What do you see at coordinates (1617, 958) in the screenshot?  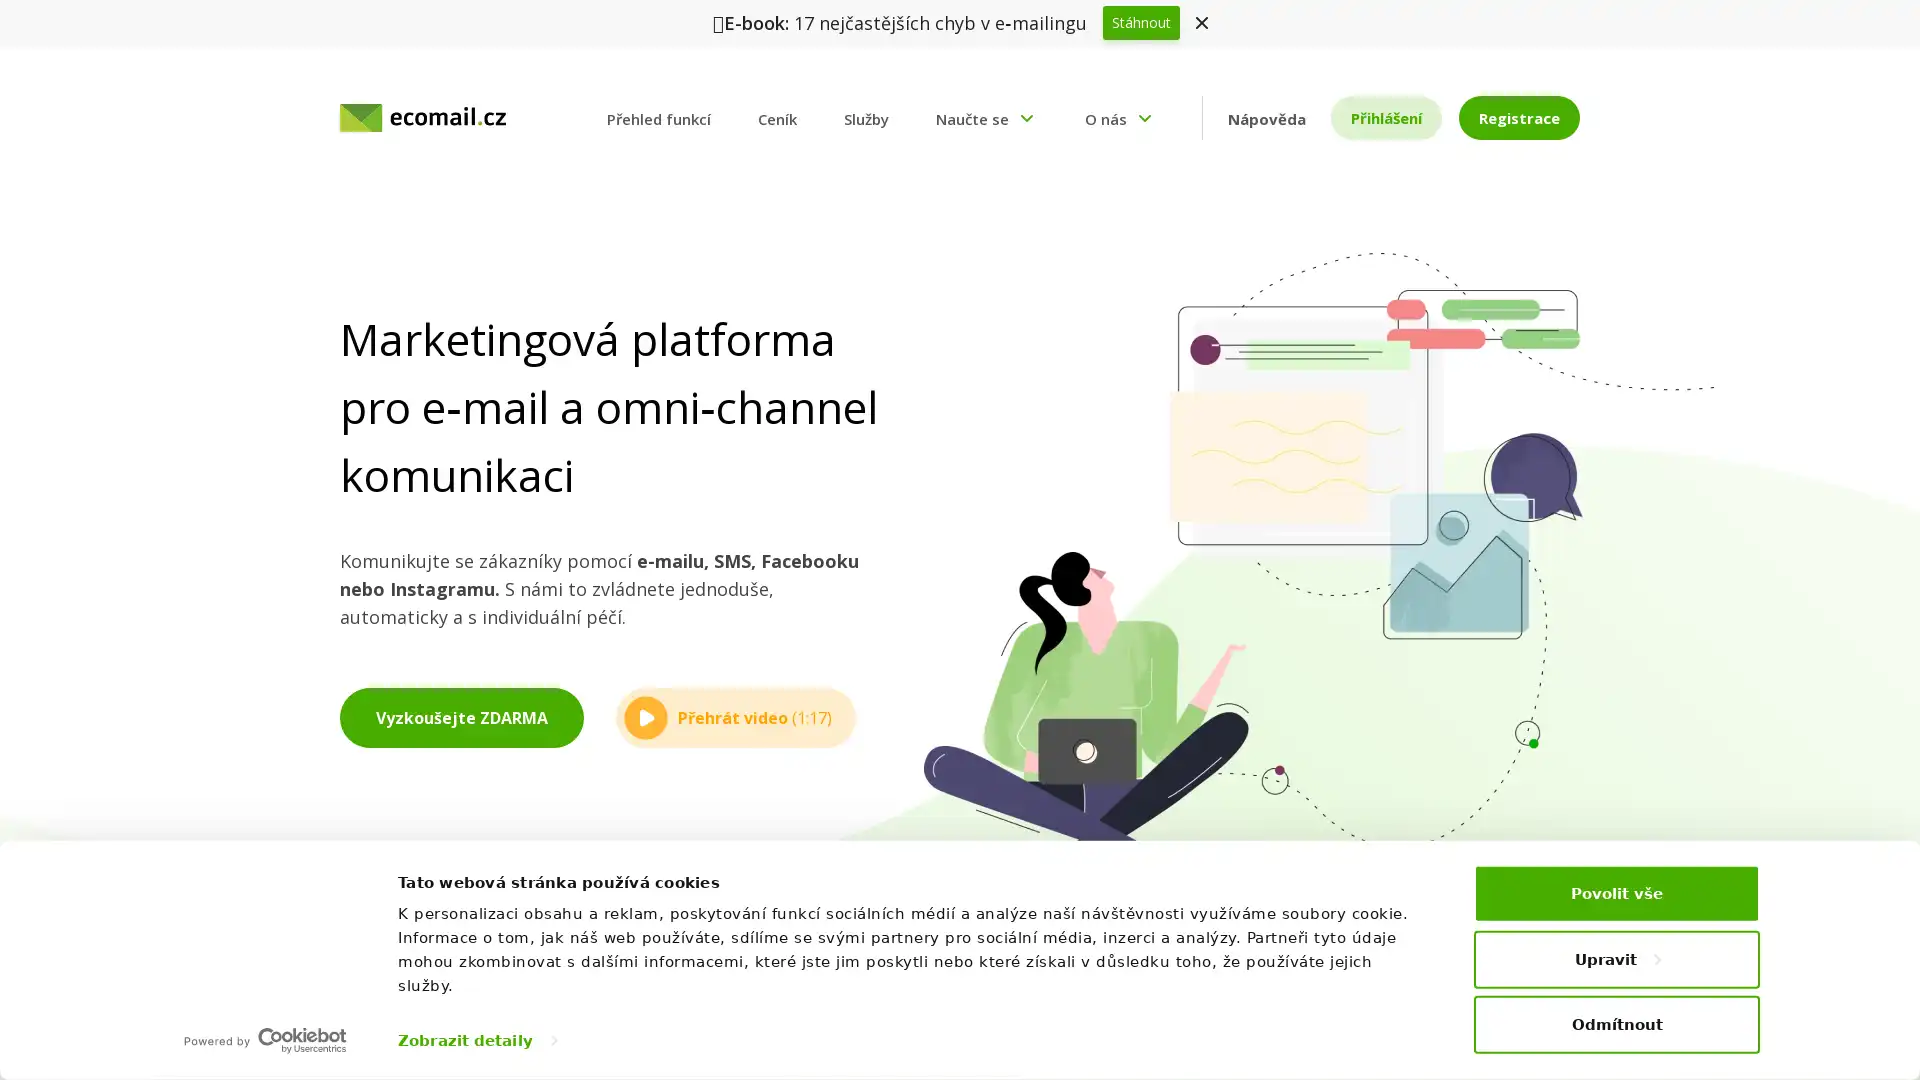 I see `Upravit` at bounding box center [1617, 958].